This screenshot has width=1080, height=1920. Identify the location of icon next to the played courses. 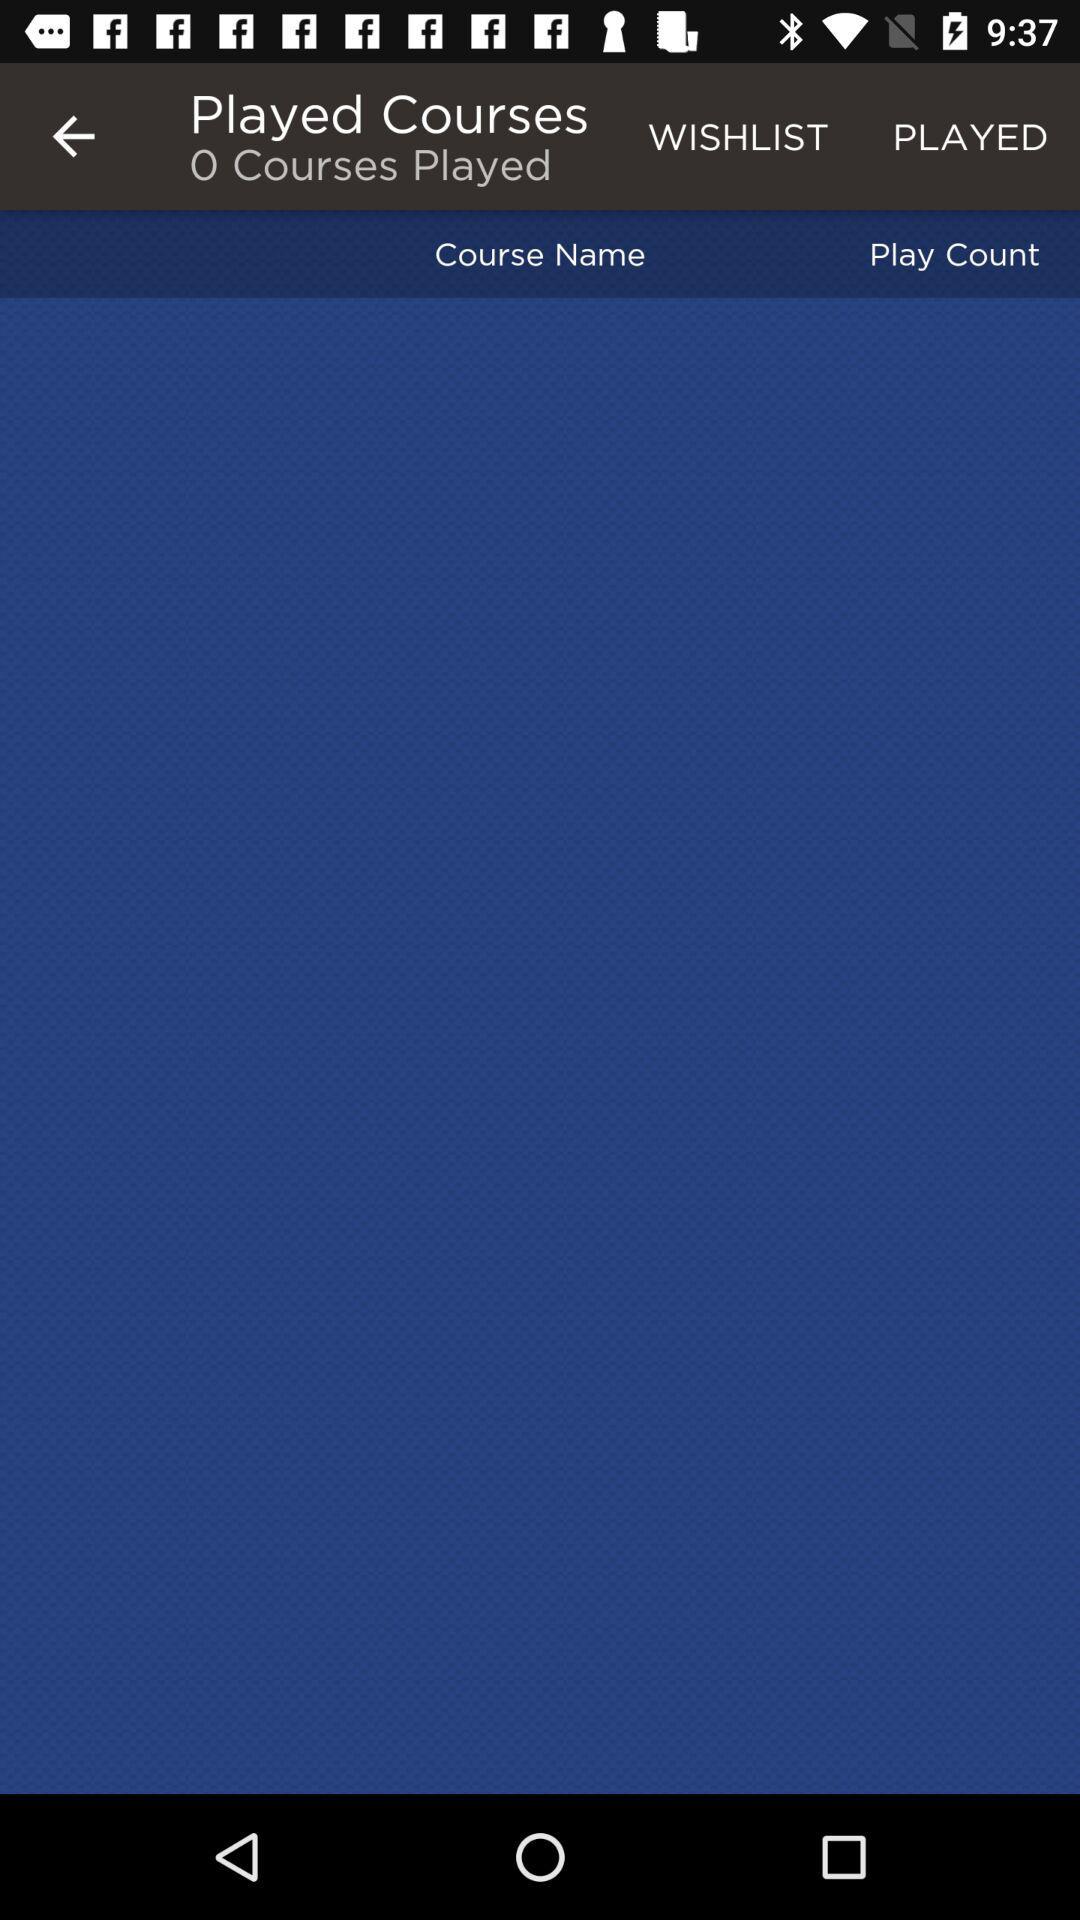
(72, 135).